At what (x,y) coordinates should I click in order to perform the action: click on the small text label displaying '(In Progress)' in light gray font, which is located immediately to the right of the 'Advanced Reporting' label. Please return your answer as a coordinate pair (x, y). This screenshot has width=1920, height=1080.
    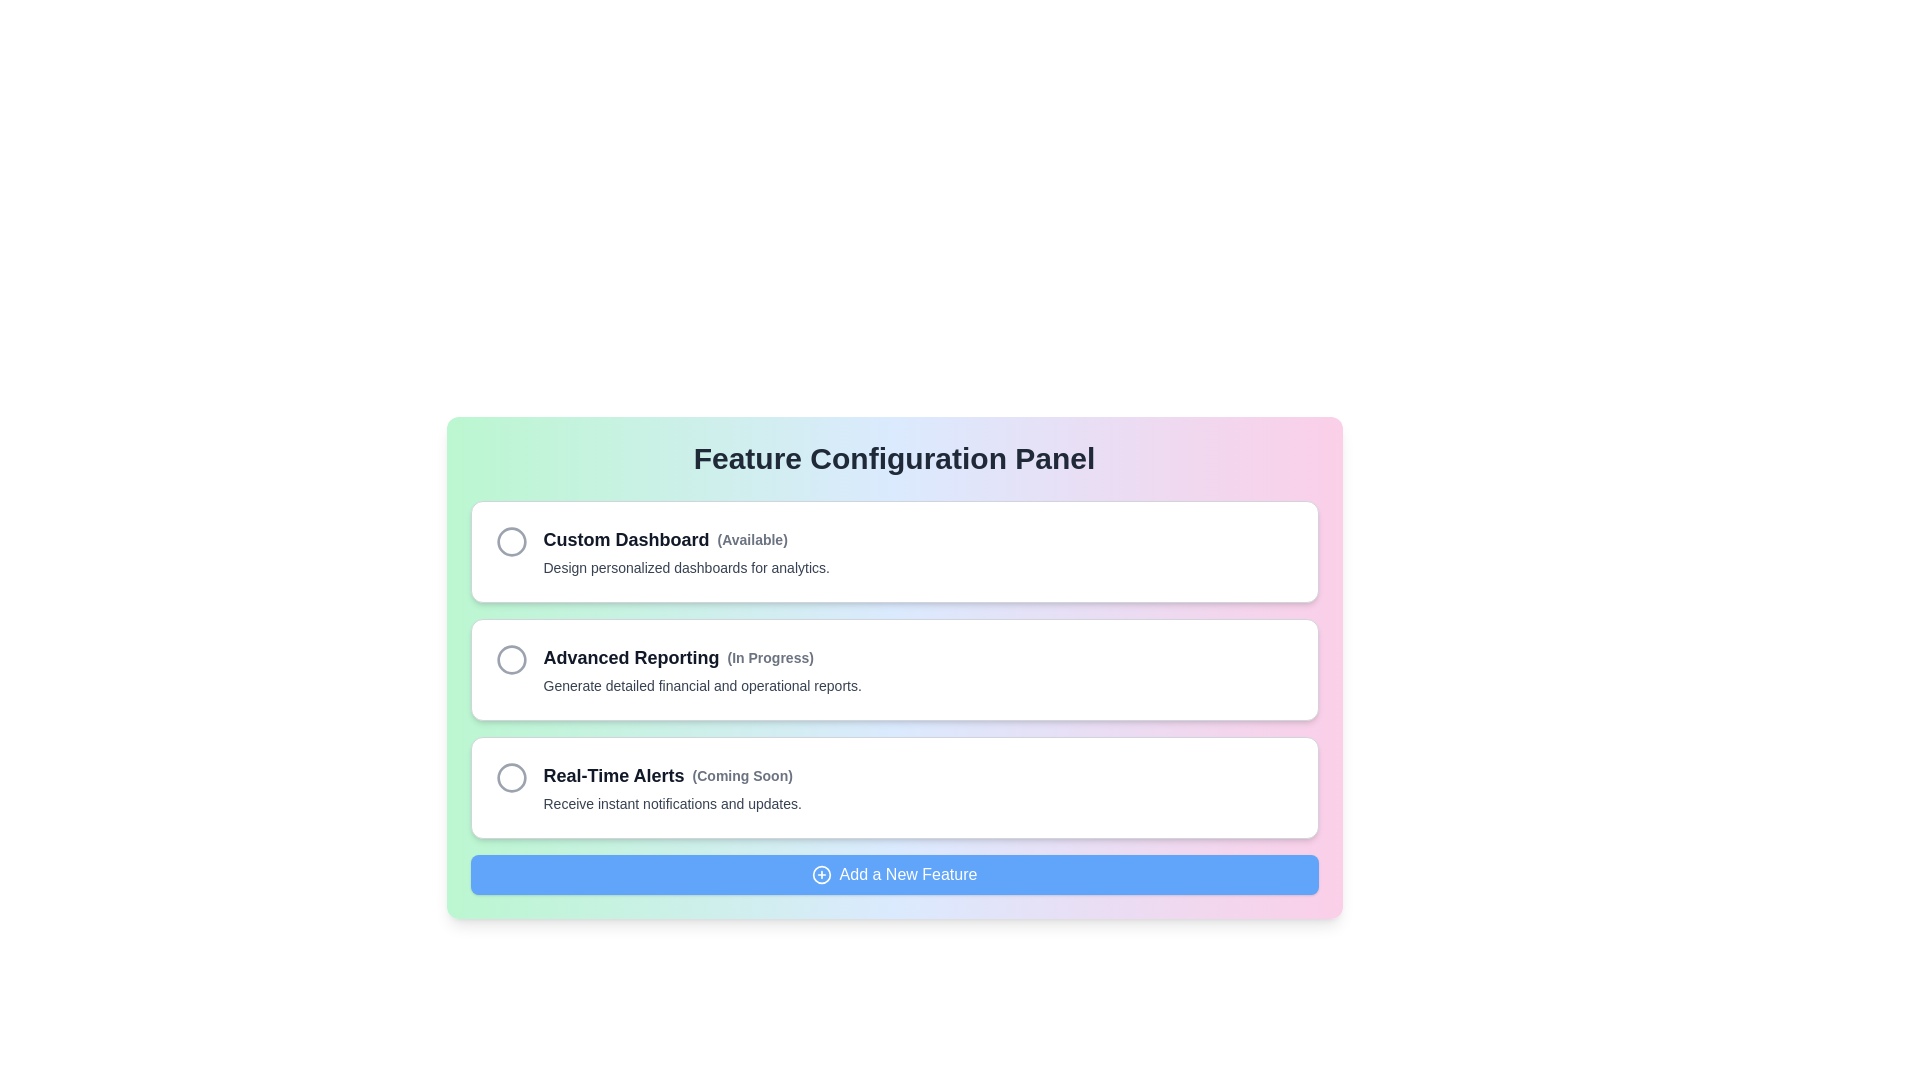
    Looking at the image, I should click on (769, 658).